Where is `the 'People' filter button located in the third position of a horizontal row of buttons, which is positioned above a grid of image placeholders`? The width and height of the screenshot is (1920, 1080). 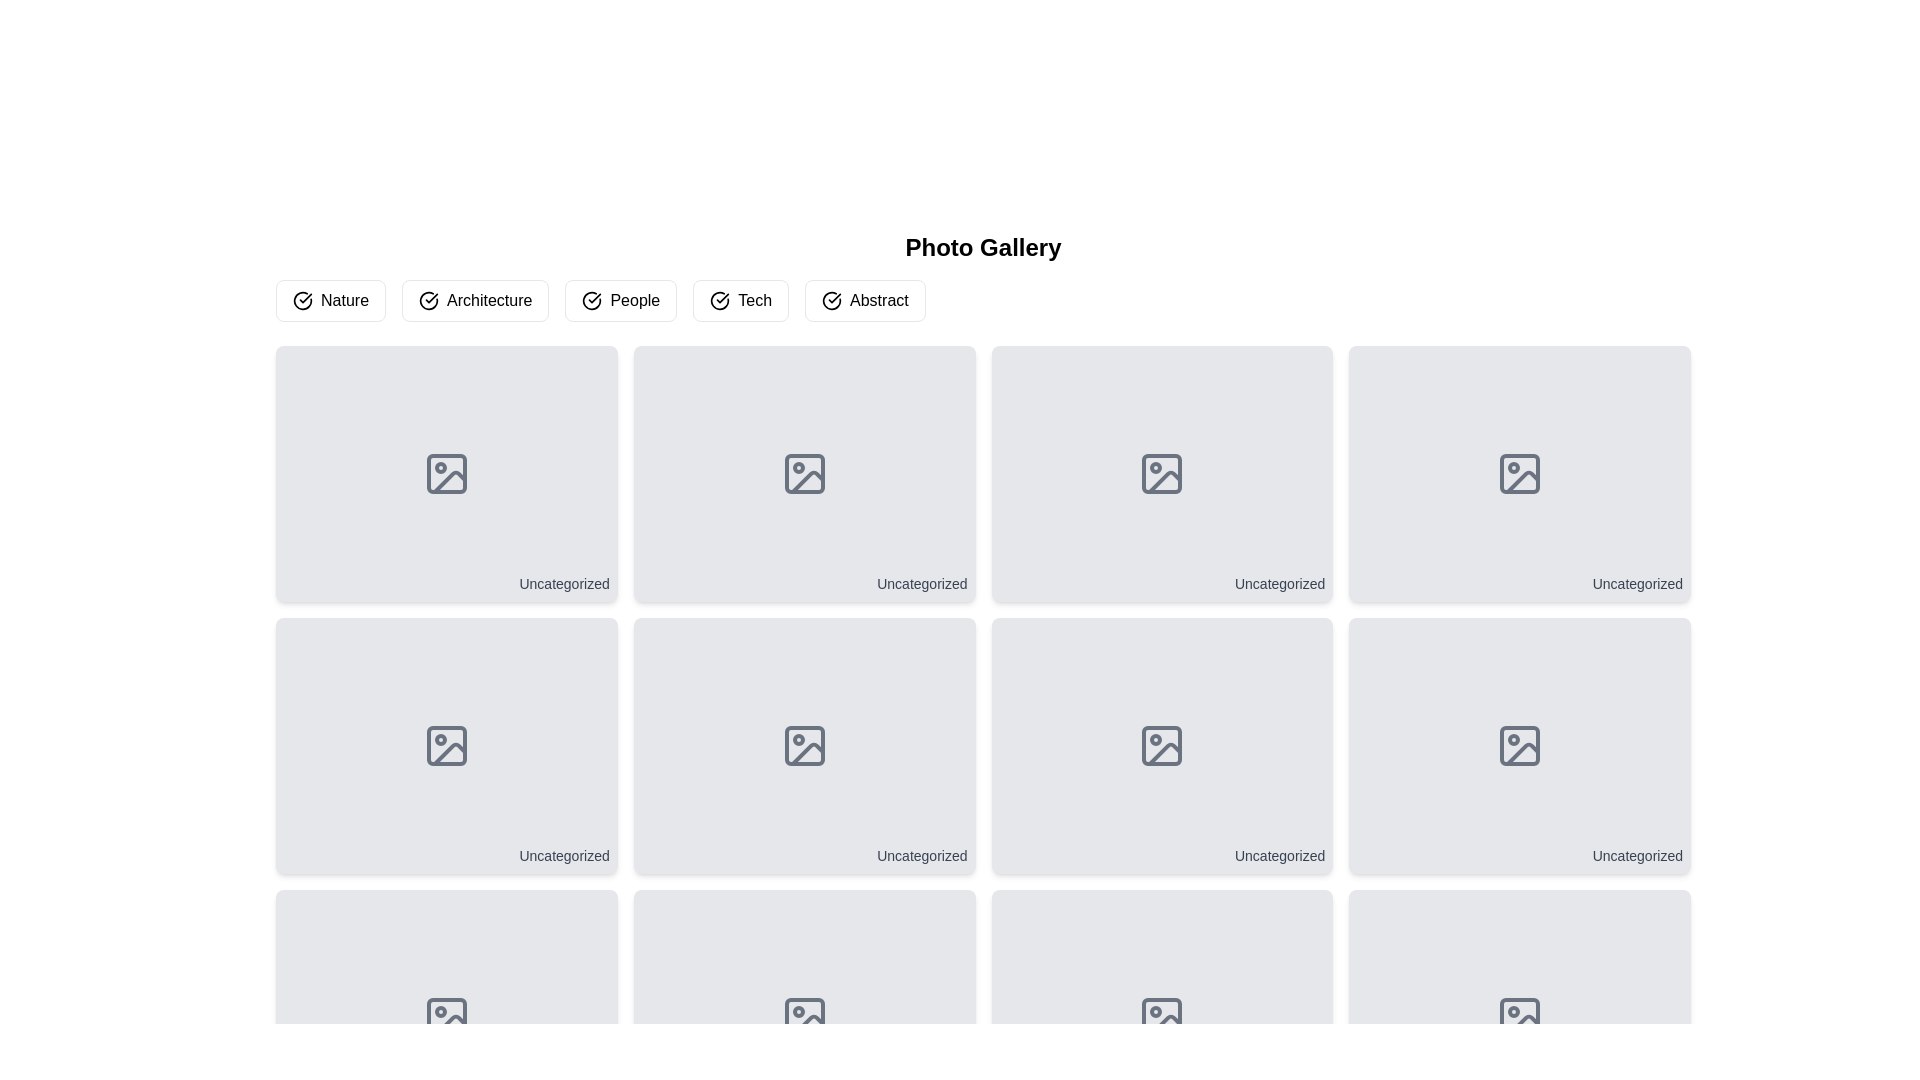 the 'People' filter button located in the third position of a horizontal row of buttons, which is positioned above a grid of image placeholders is located at coordinates (620, 300).